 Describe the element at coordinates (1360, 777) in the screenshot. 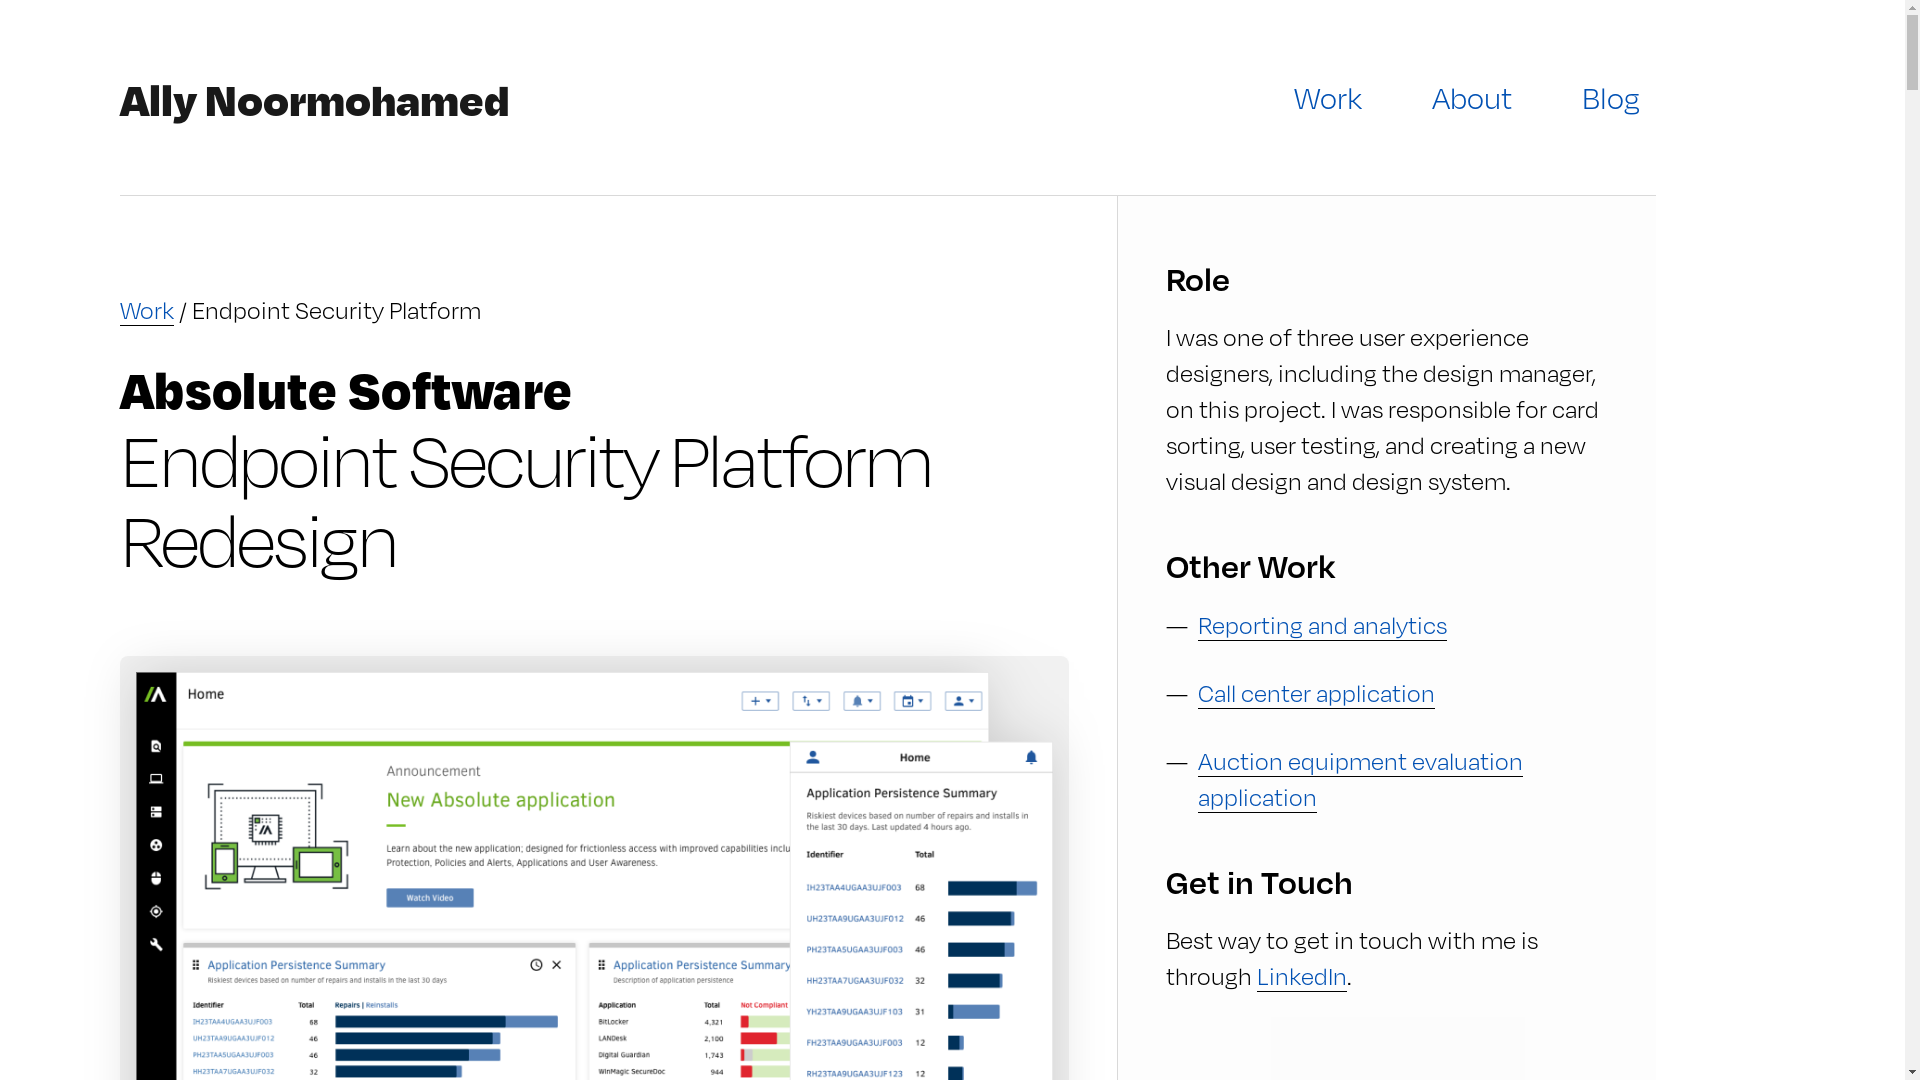

I see `'Auction equipment evaluation application'` at that location.